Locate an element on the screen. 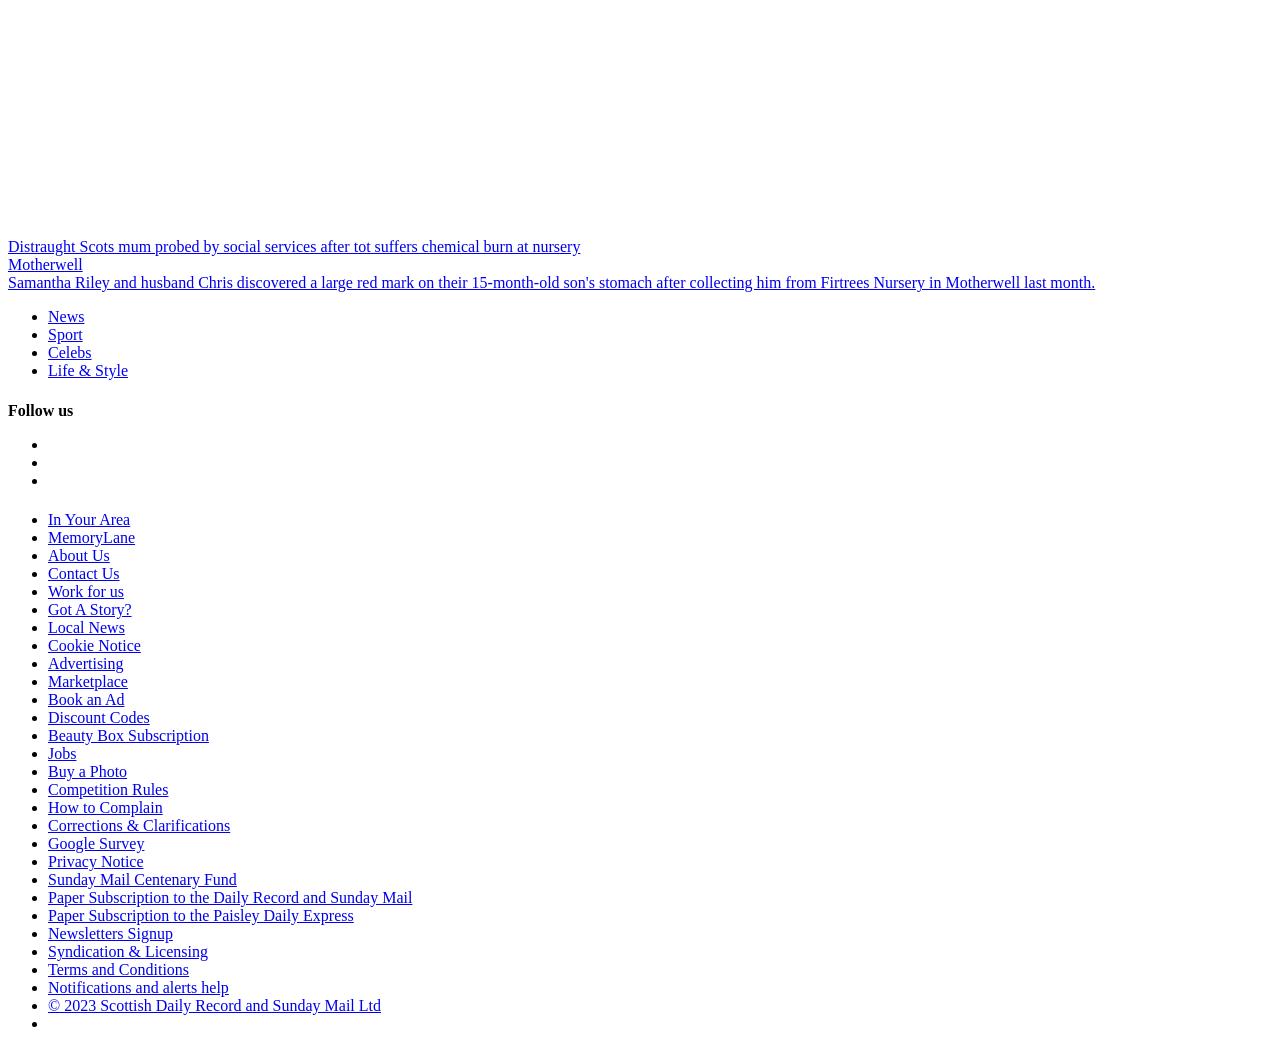 The width and height of the screenshot is (1280, 1042). 'Follow us' is located at coordinates (40, 408).